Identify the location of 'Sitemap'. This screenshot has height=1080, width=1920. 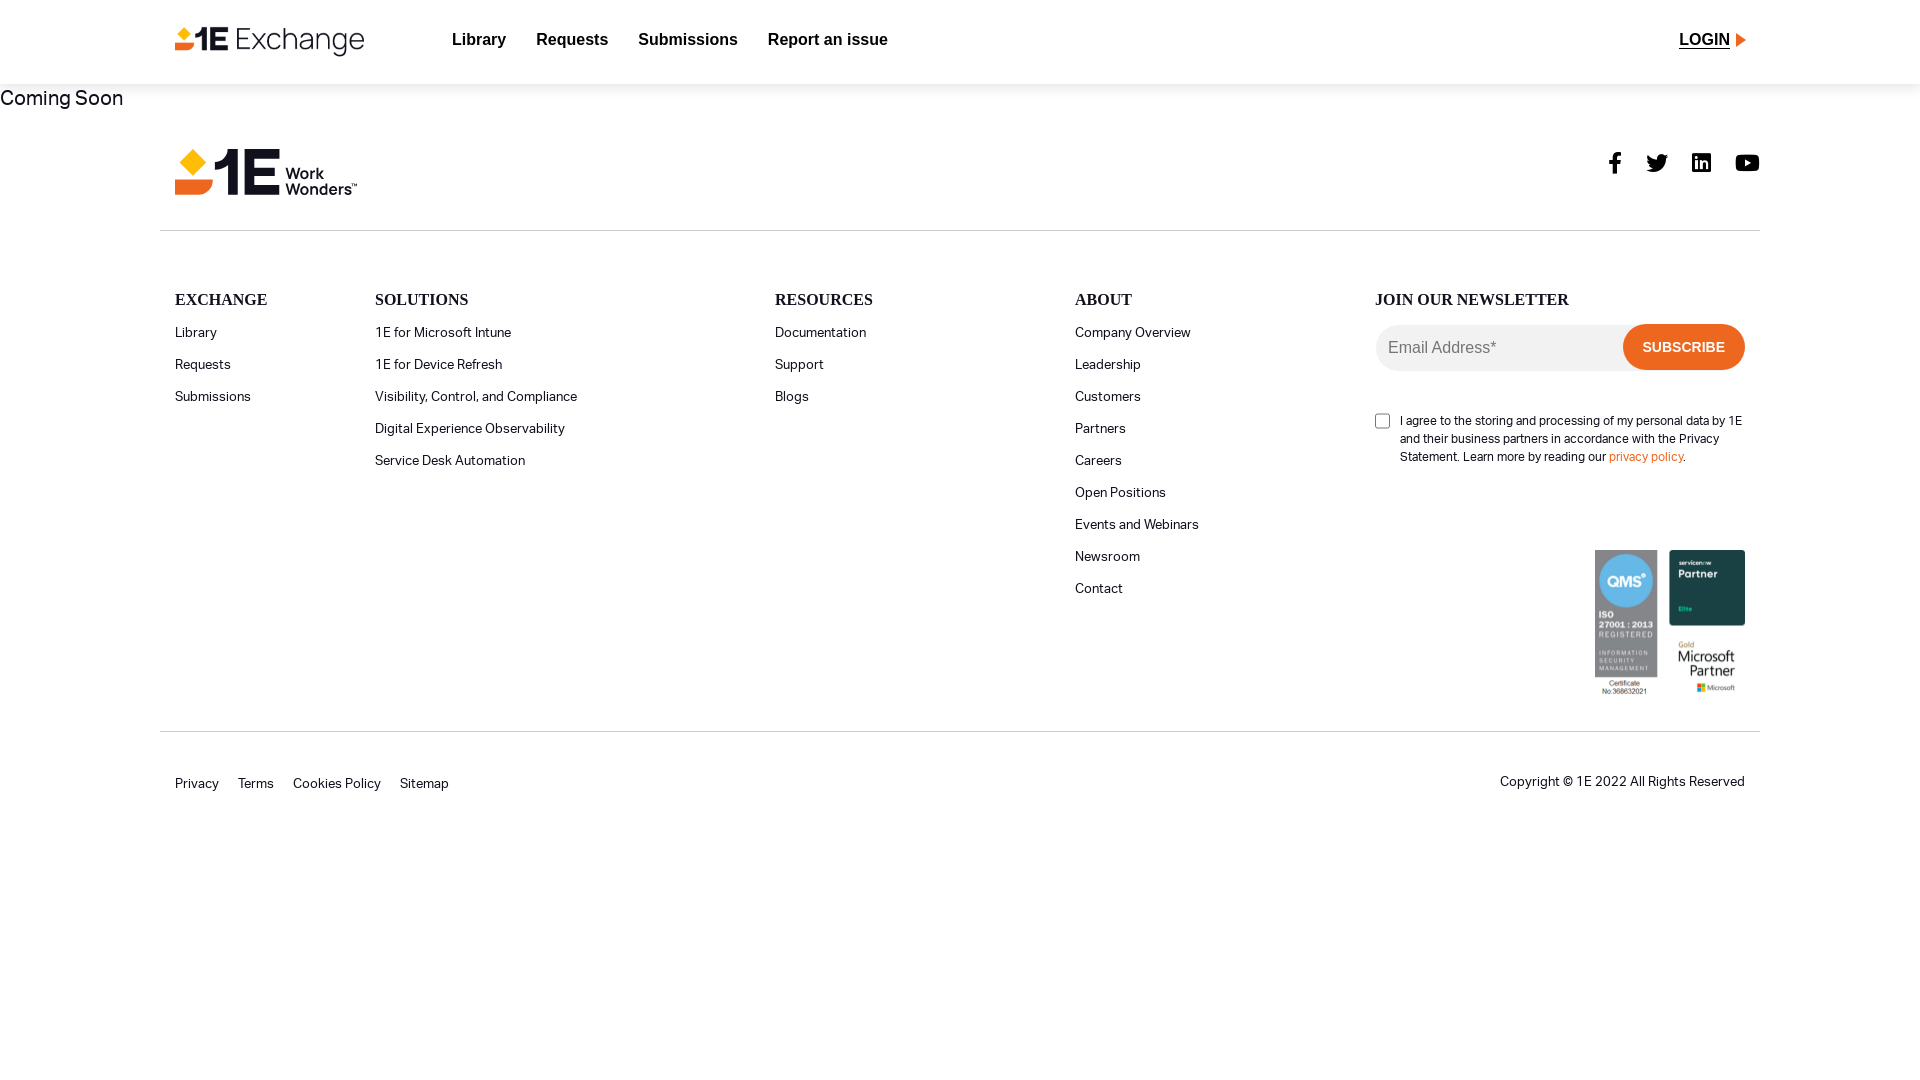
(399, 783).